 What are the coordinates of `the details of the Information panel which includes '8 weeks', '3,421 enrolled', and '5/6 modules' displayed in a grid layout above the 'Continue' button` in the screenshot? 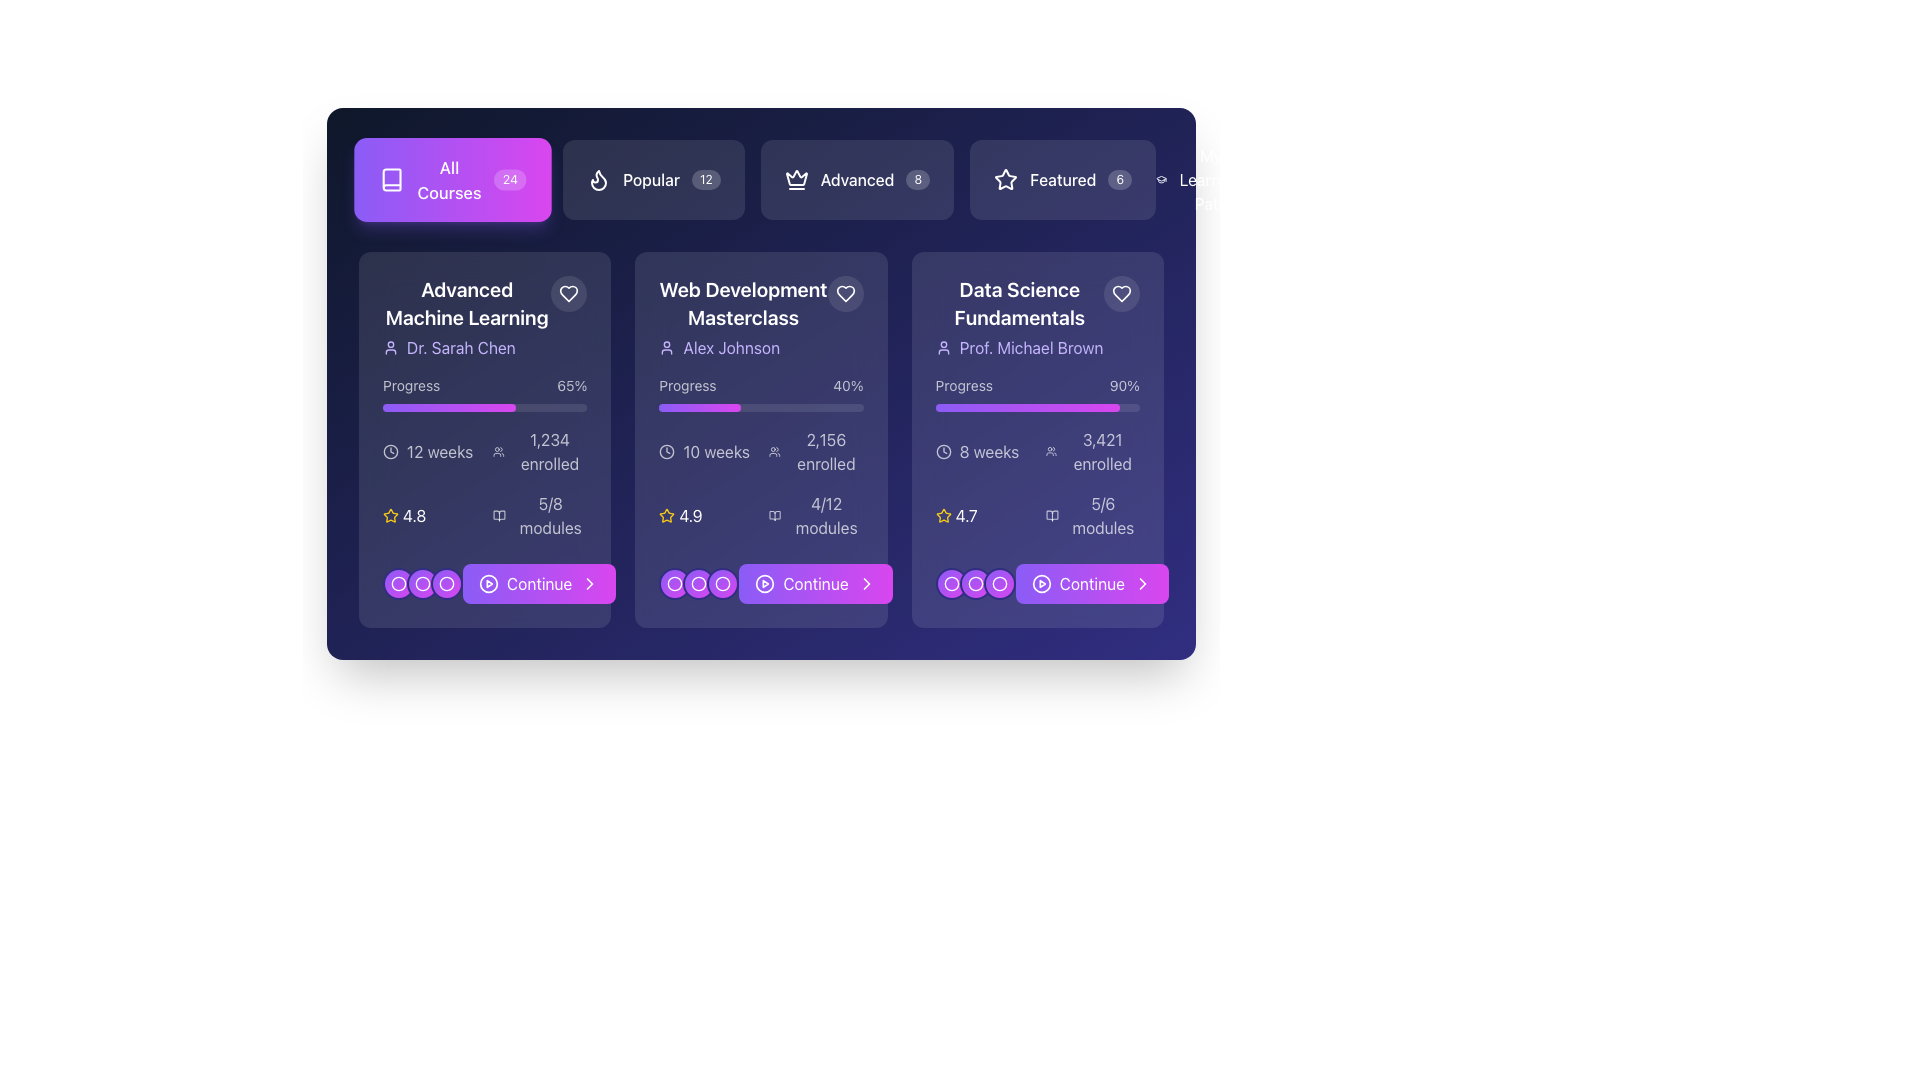 It's located at (1037, 483).